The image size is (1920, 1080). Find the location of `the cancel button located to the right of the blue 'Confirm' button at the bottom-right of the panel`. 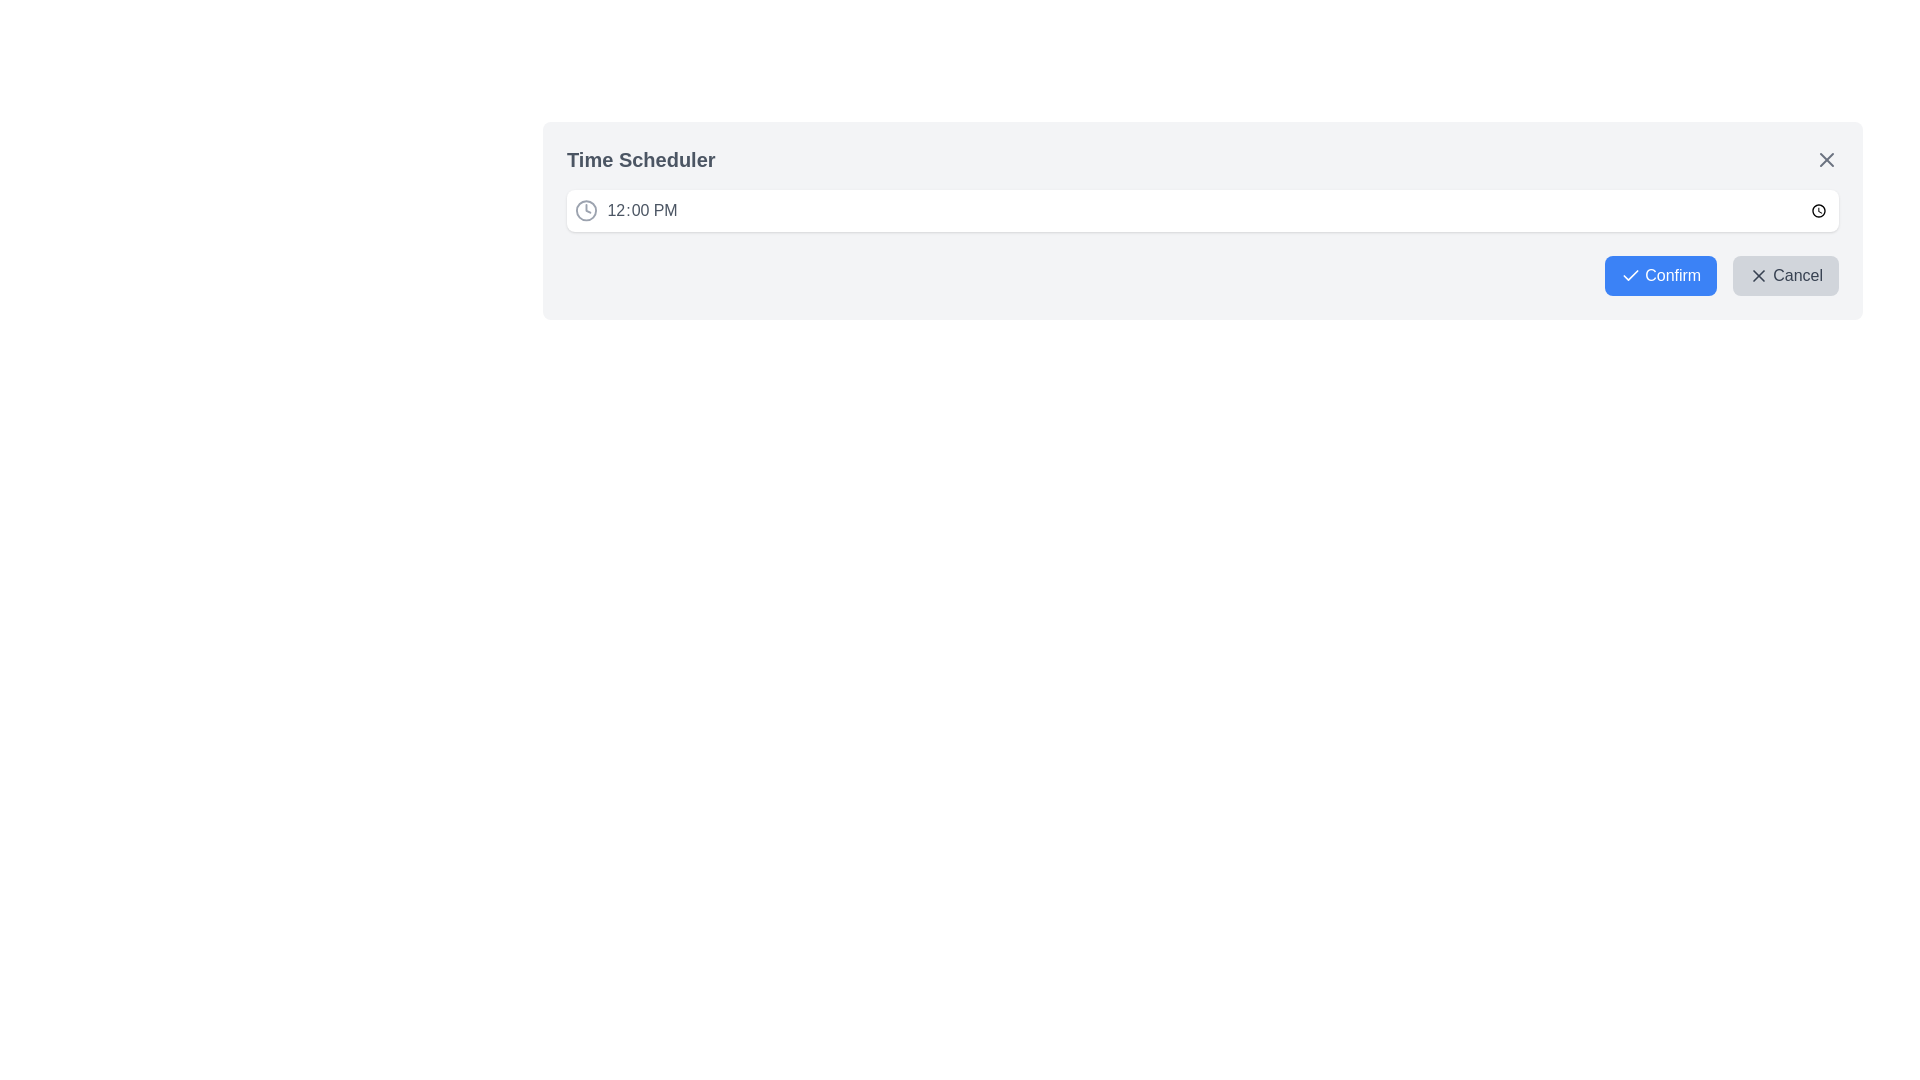

the cancel button located to the right of the blue 'Confirm' button at the bottom-right of the panel is located at coordinates (1786, 276).